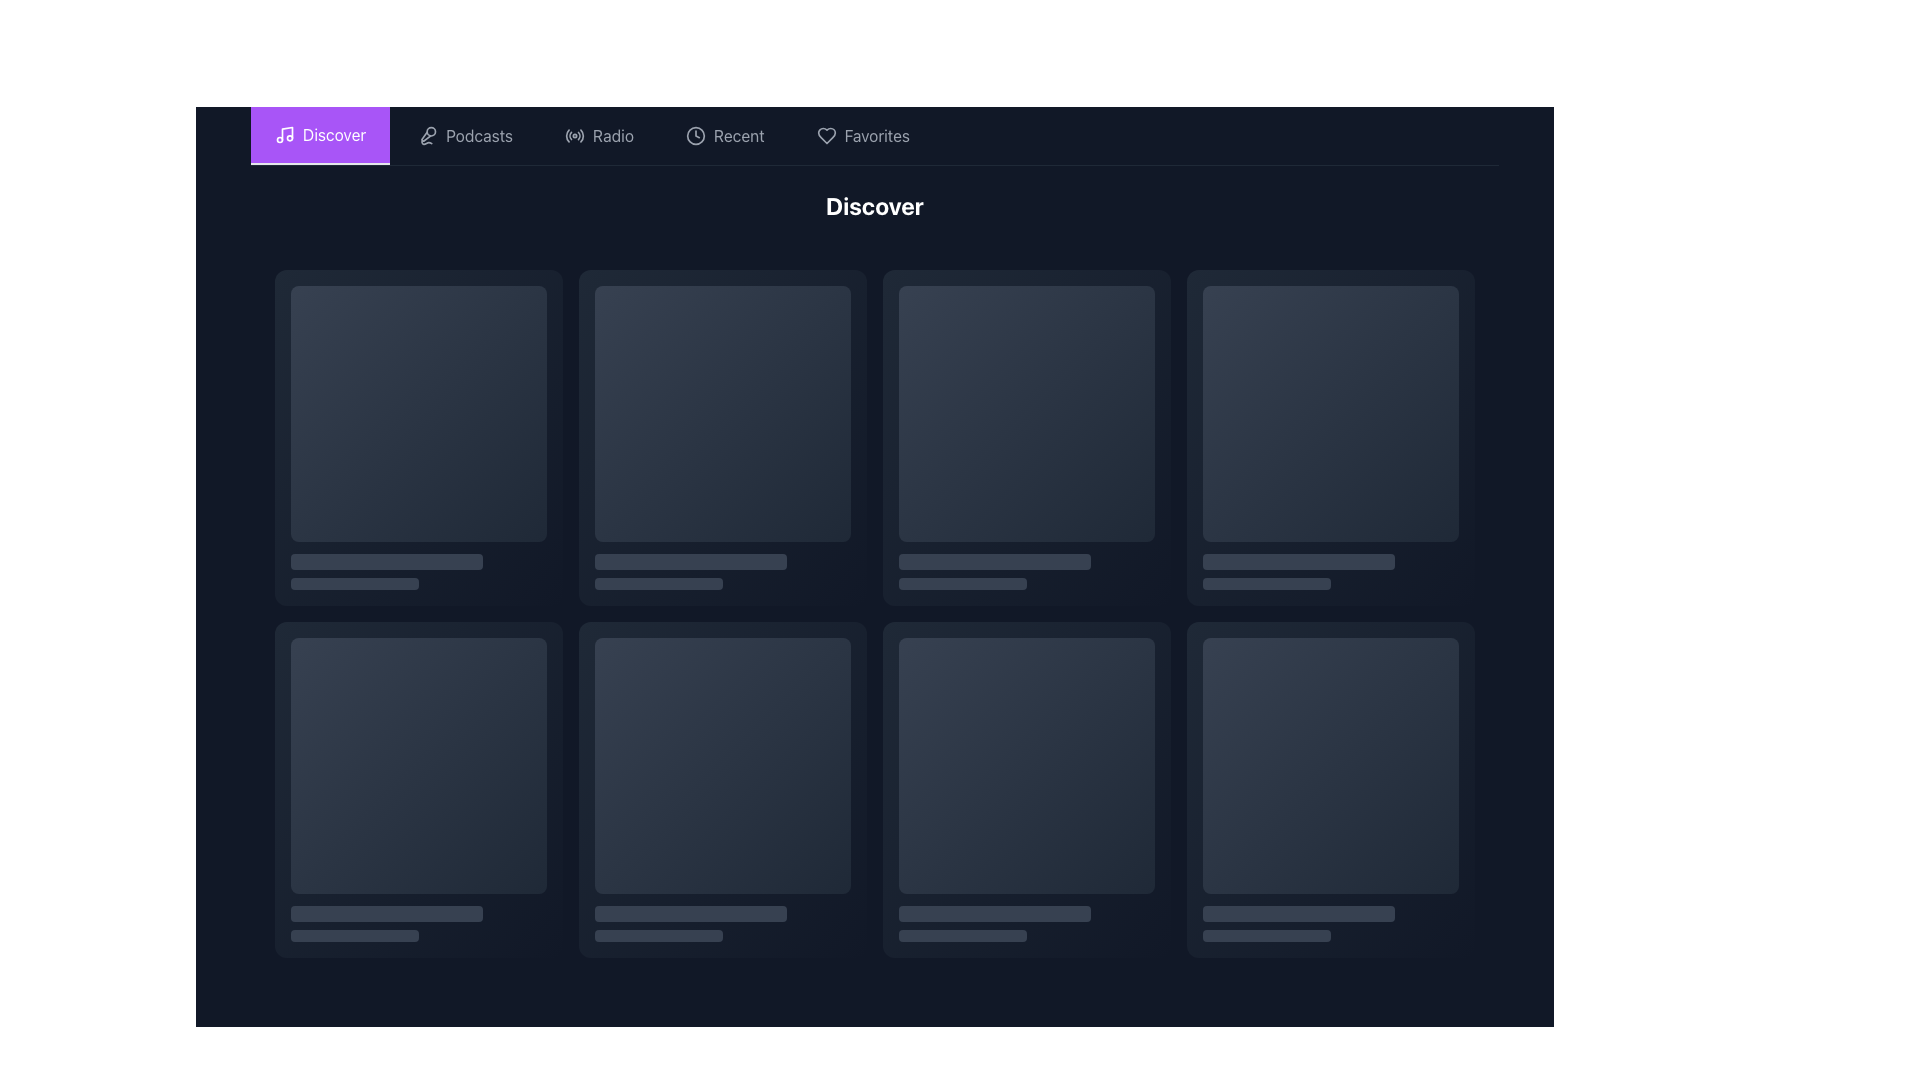 The image size is (1920, 1080). I want to click on the 'Favorites' text label in the horizontal navigation bar at the top of the interface, which is light gray on a dark background, so click(877, 135).